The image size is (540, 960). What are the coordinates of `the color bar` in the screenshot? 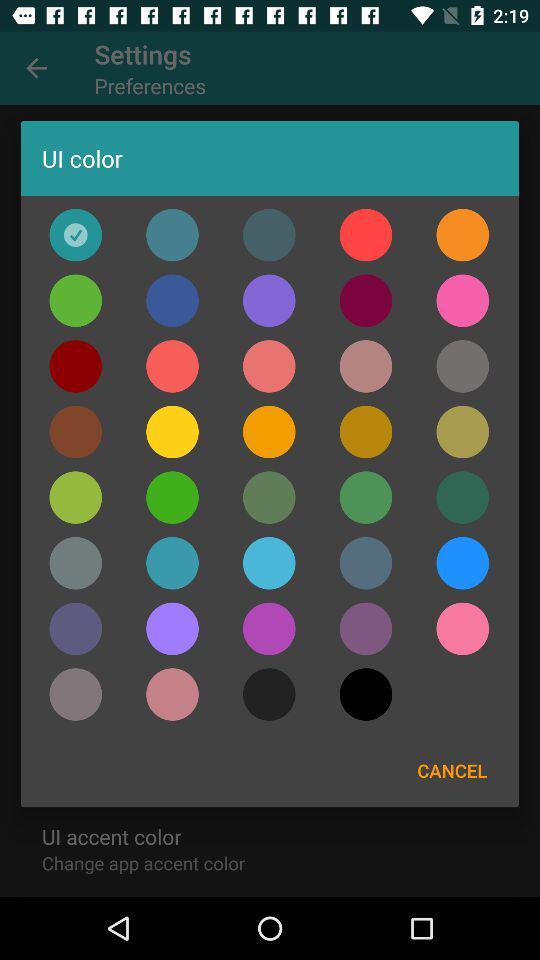 It's located at (365, 694).